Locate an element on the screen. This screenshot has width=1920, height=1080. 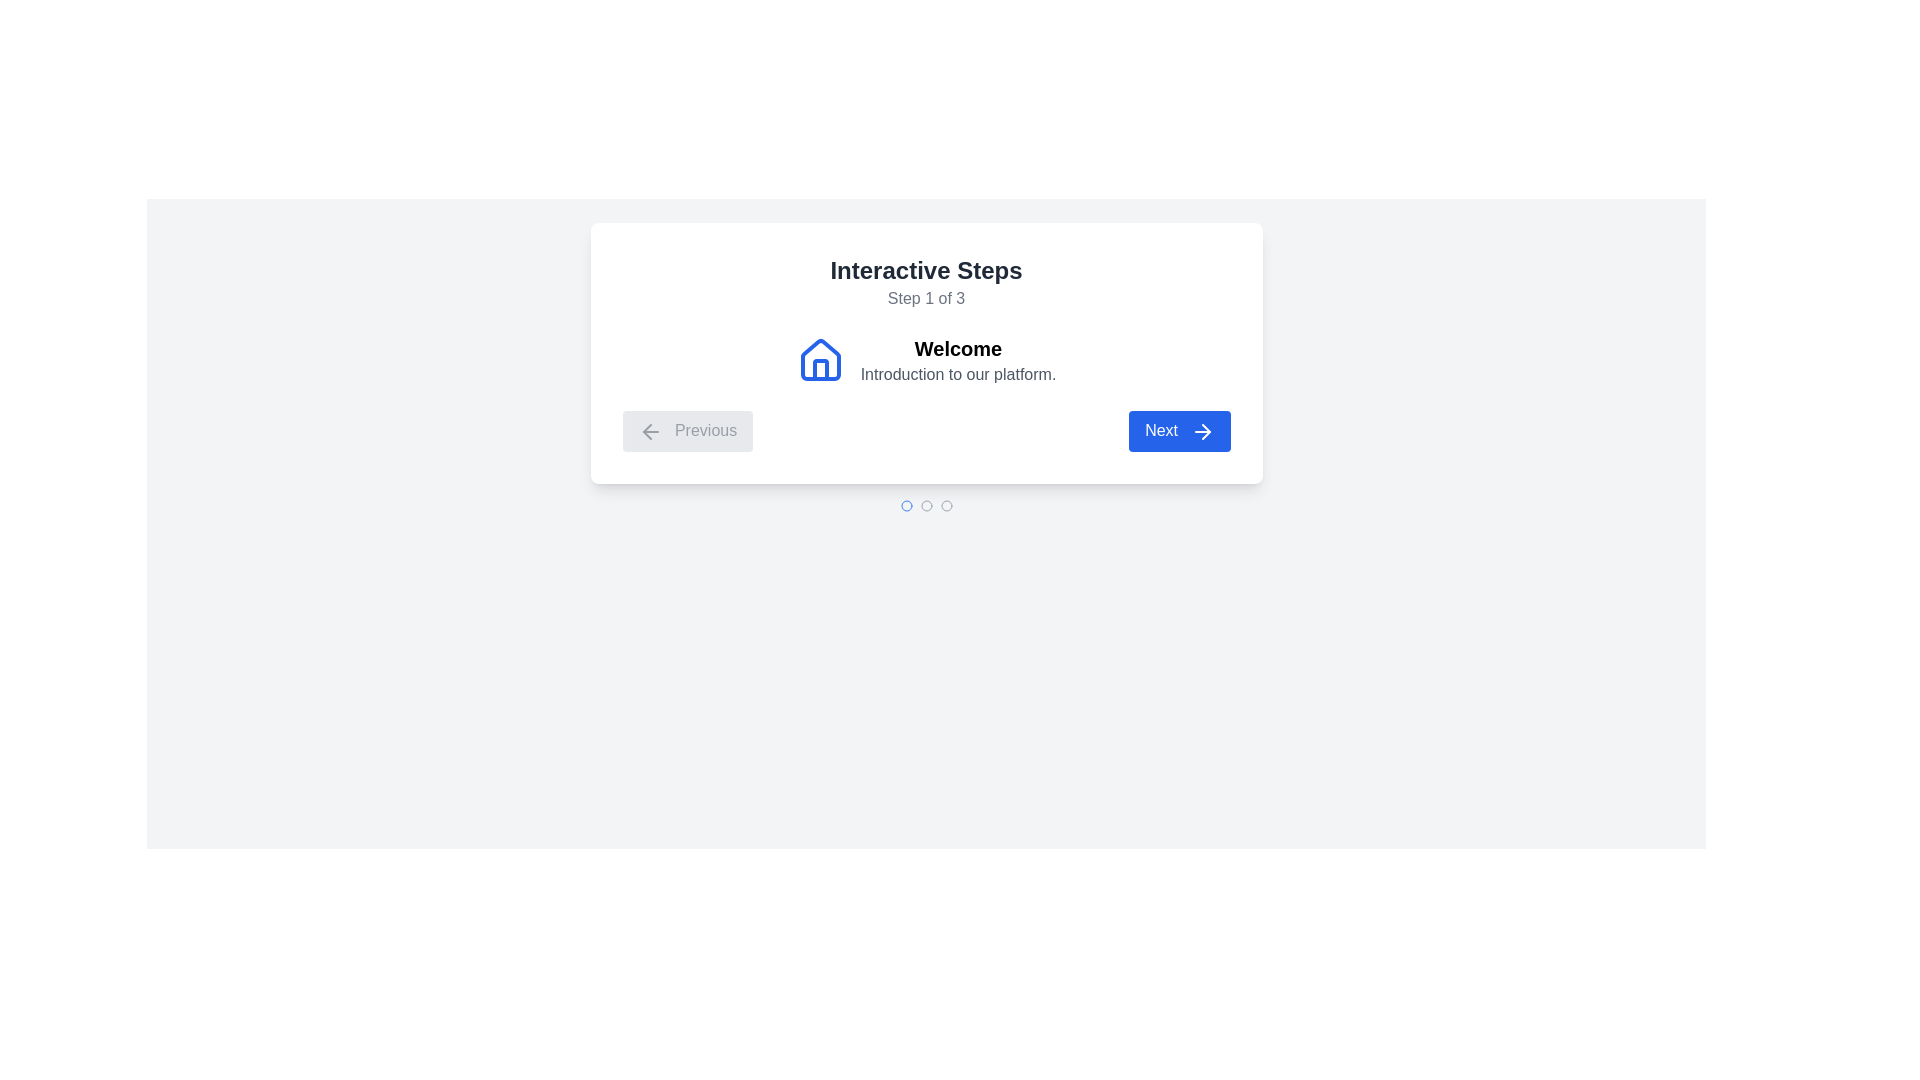
the Text label that indicates the current step in the multi-step process, positioned below the 'Interactive Steps' header is located at coordinates (925, 299).